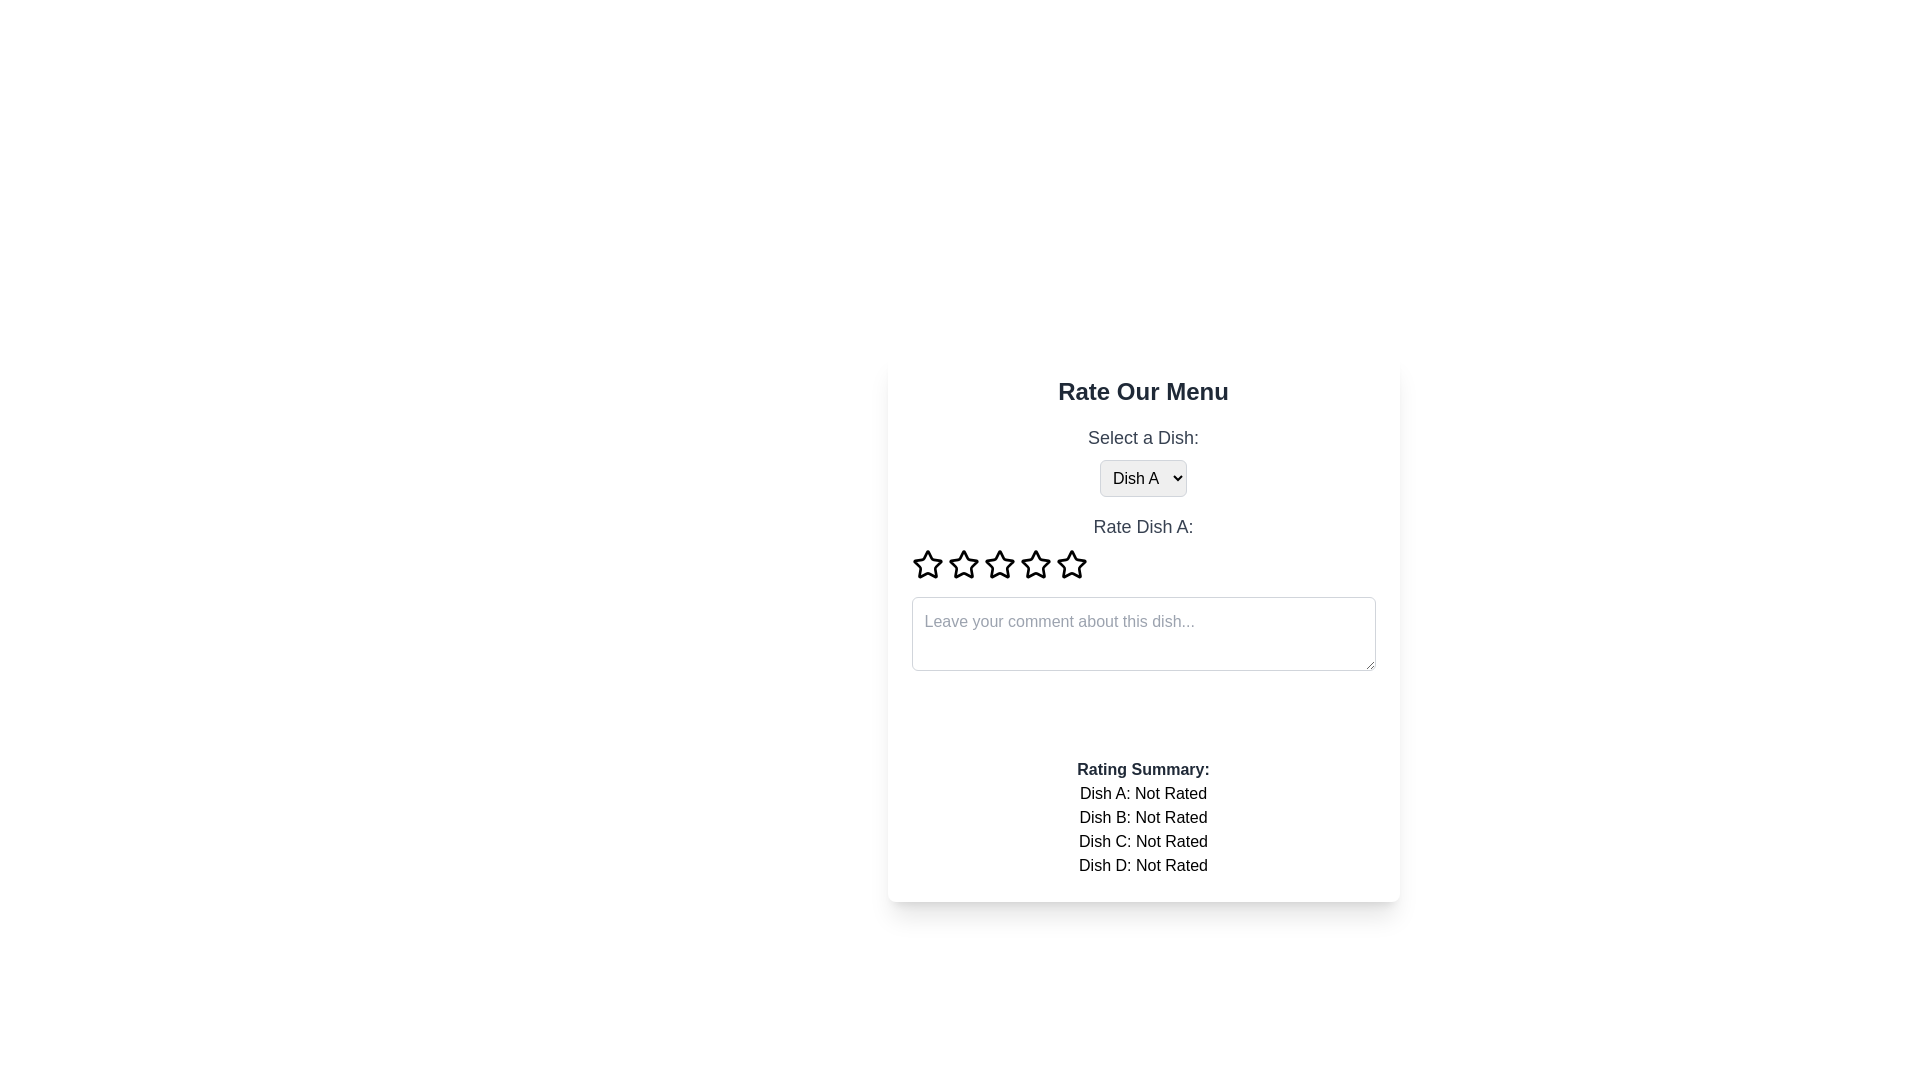 This screenshot has height=1080, width=1920. What do you see at coordinates (1143, 841) in the screenshot?
I see `the text label that reads 'Dish C: Not Rated' in the rating summary list, which is positioned between 'Dish B: Not Rated' and 'Dish D: Not Rated'` at bounding box center [1143, 841].